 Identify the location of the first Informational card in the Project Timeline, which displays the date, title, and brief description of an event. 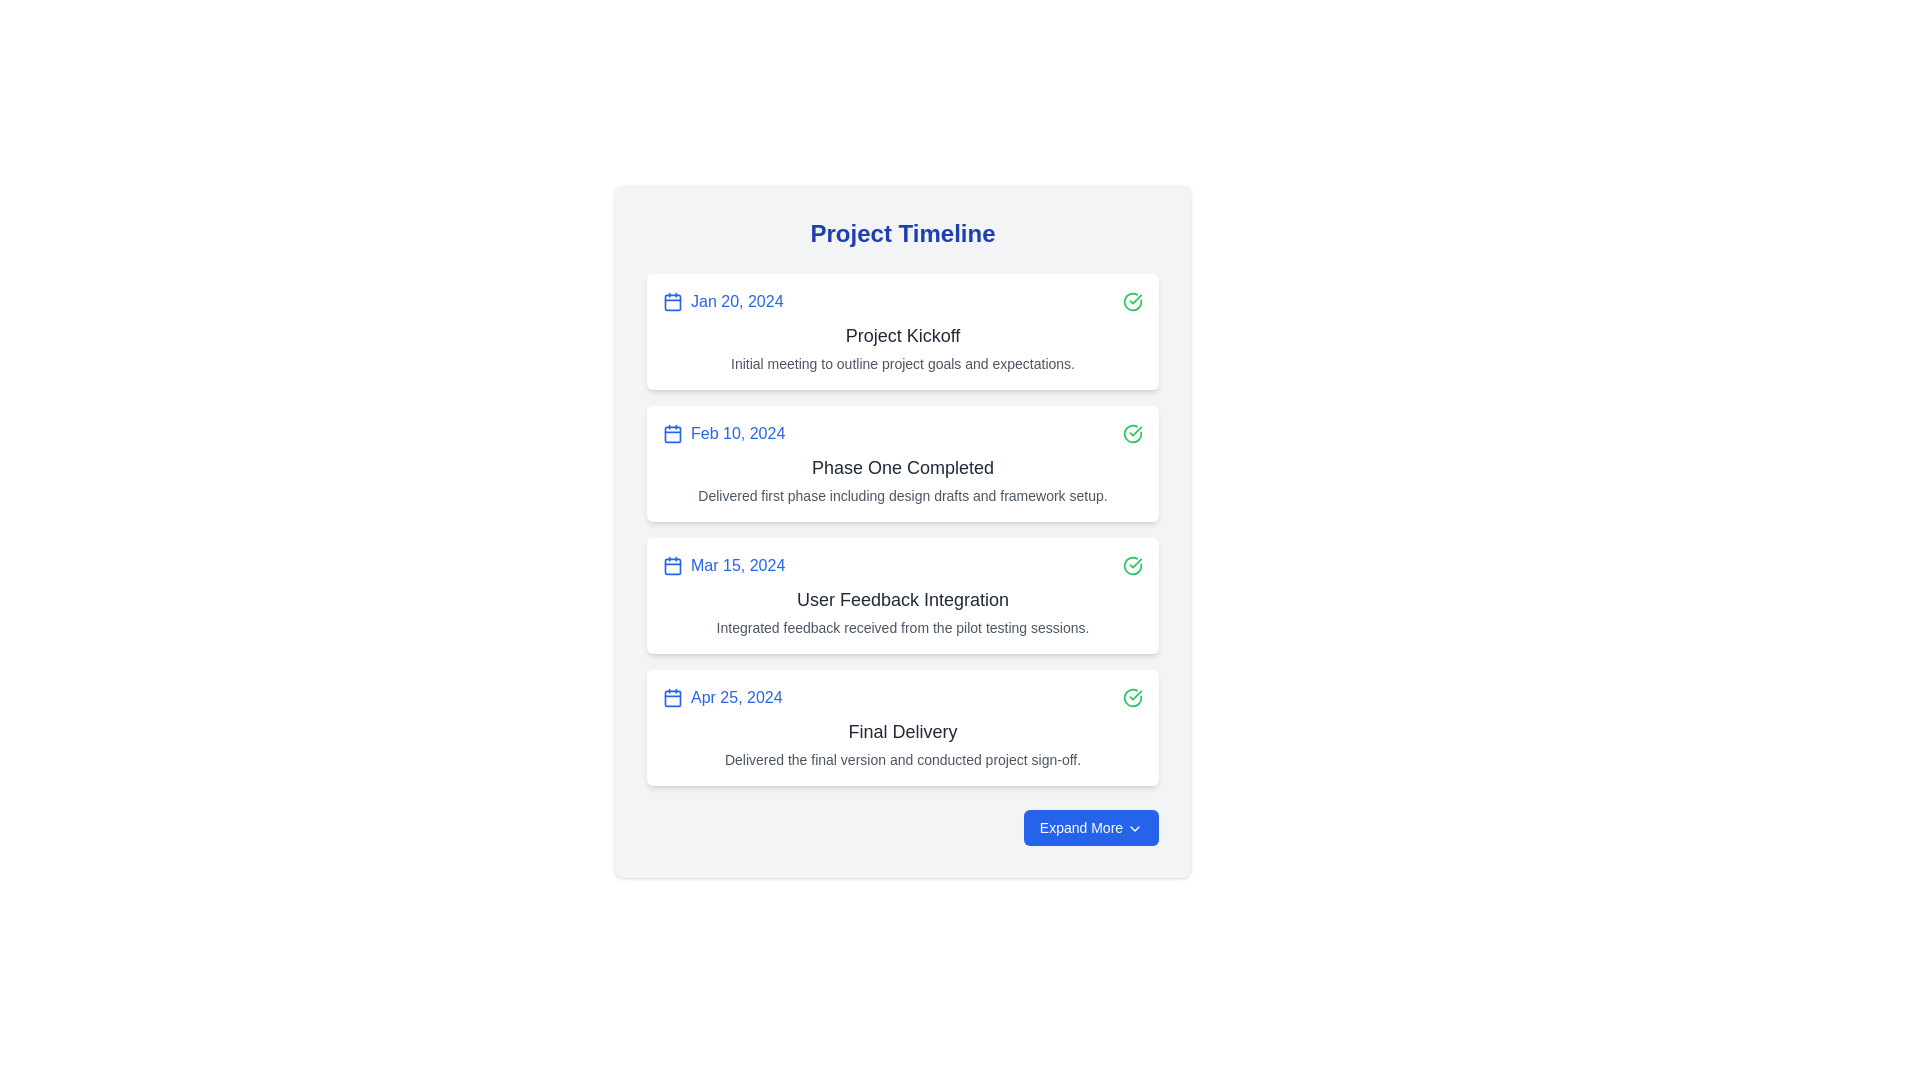
(901, 330).